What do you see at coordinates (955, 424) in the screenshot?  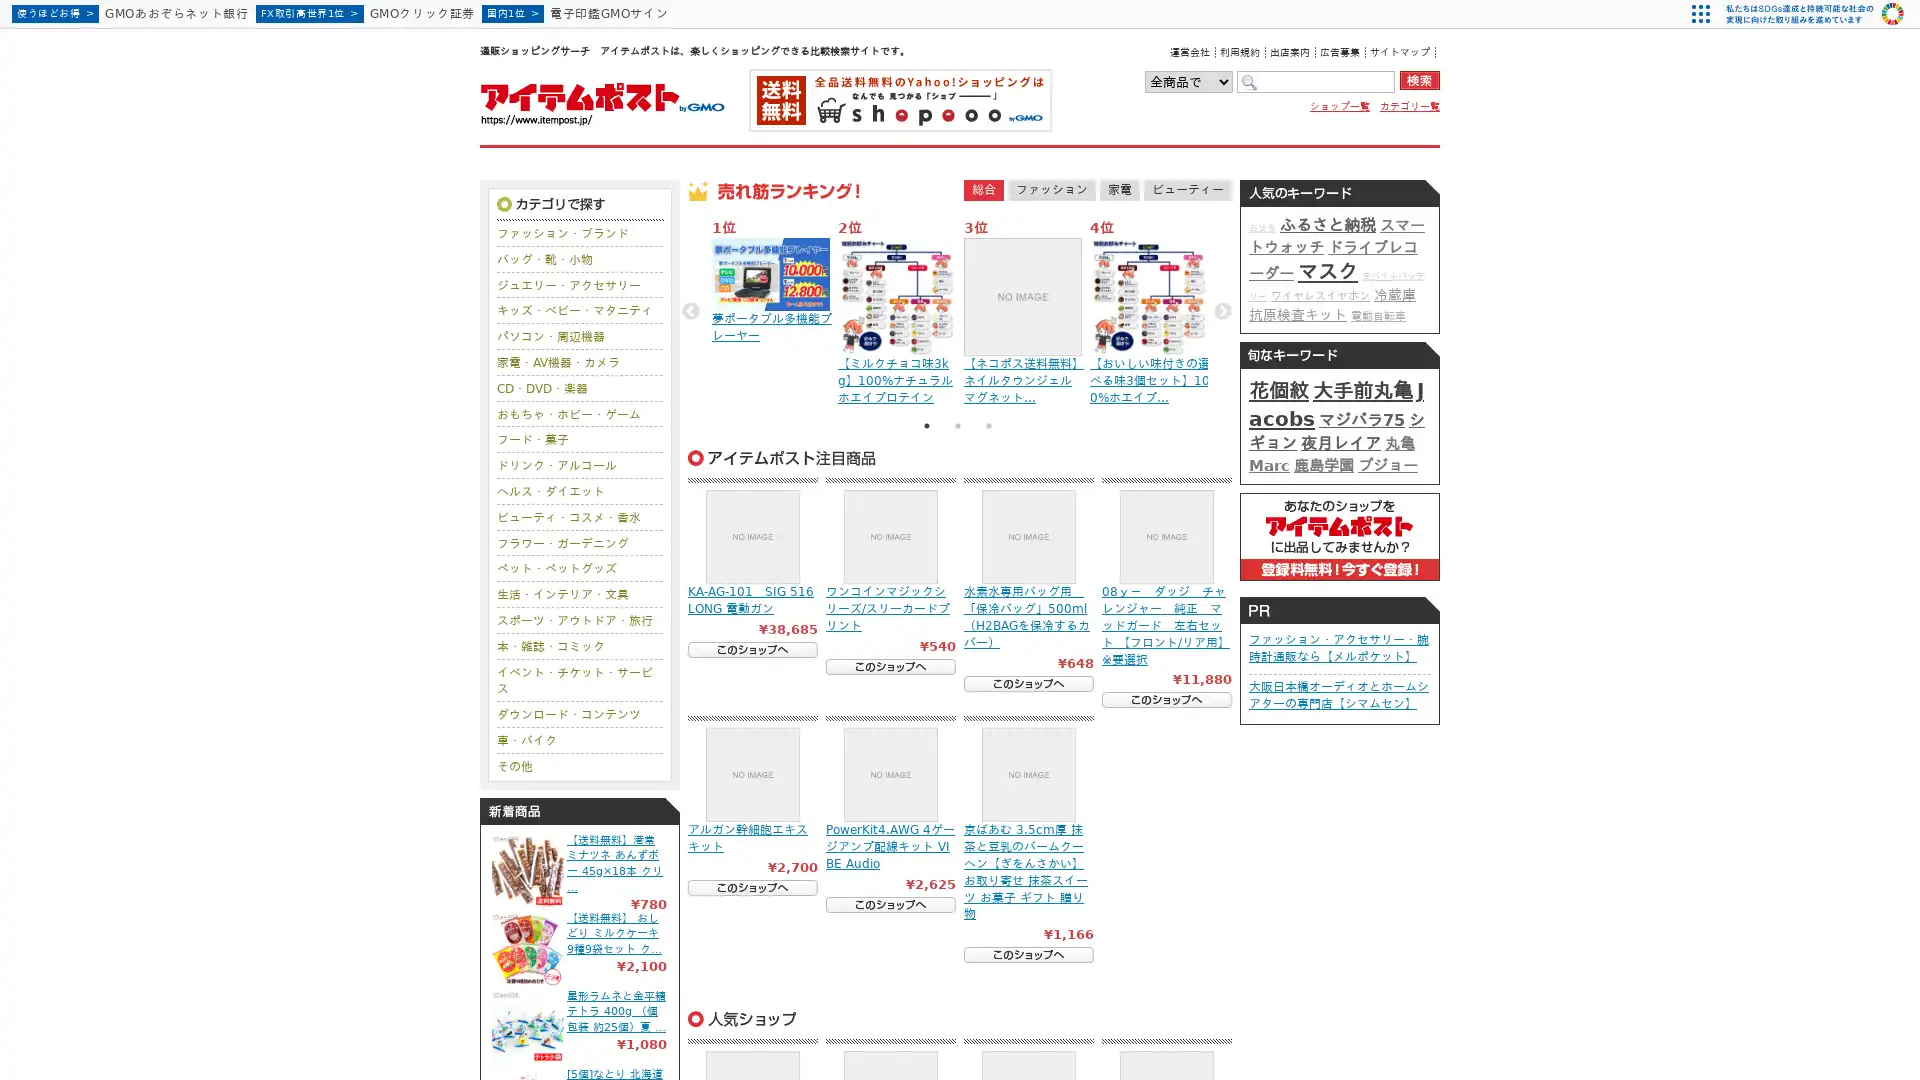 I see `2` at bounding box center [955, 424].